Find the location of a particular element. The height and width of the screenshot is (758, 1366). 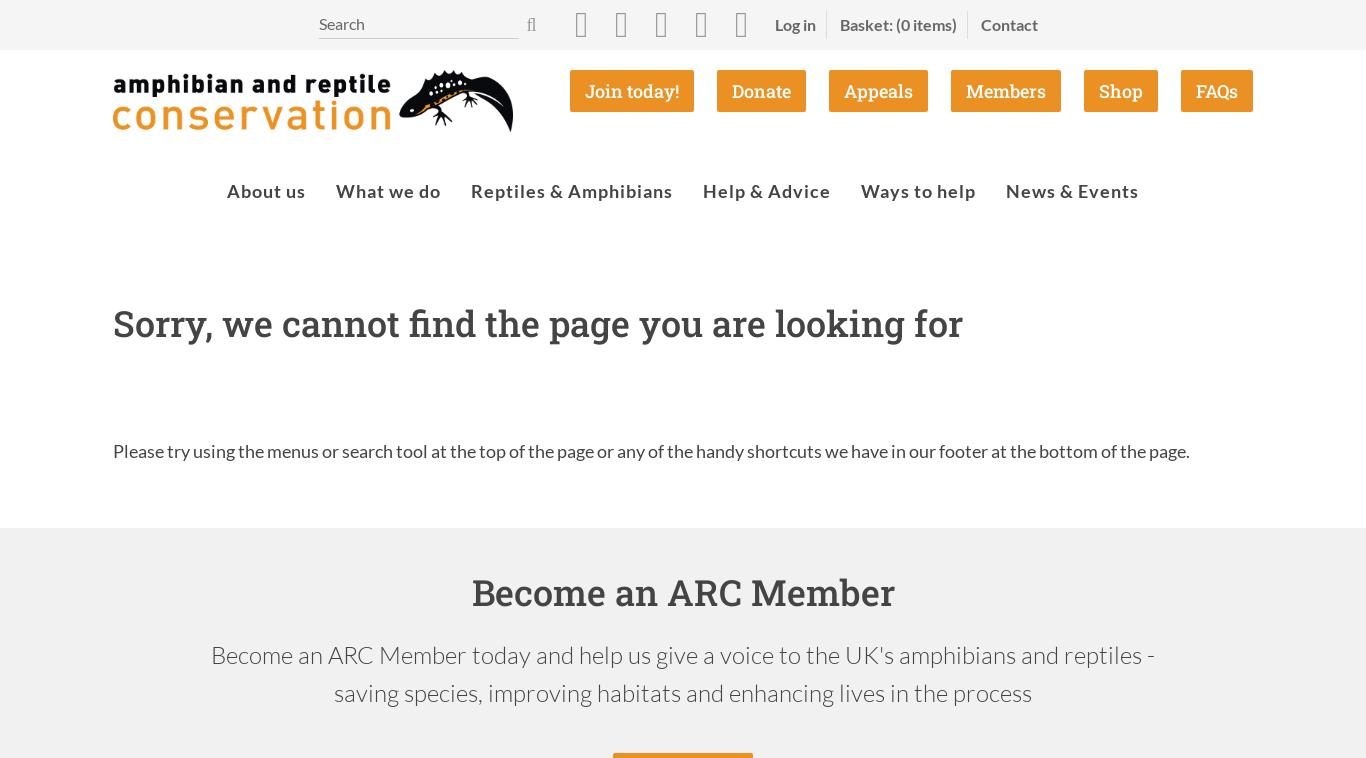

'Appeals' is located at coordinates (843, 90).